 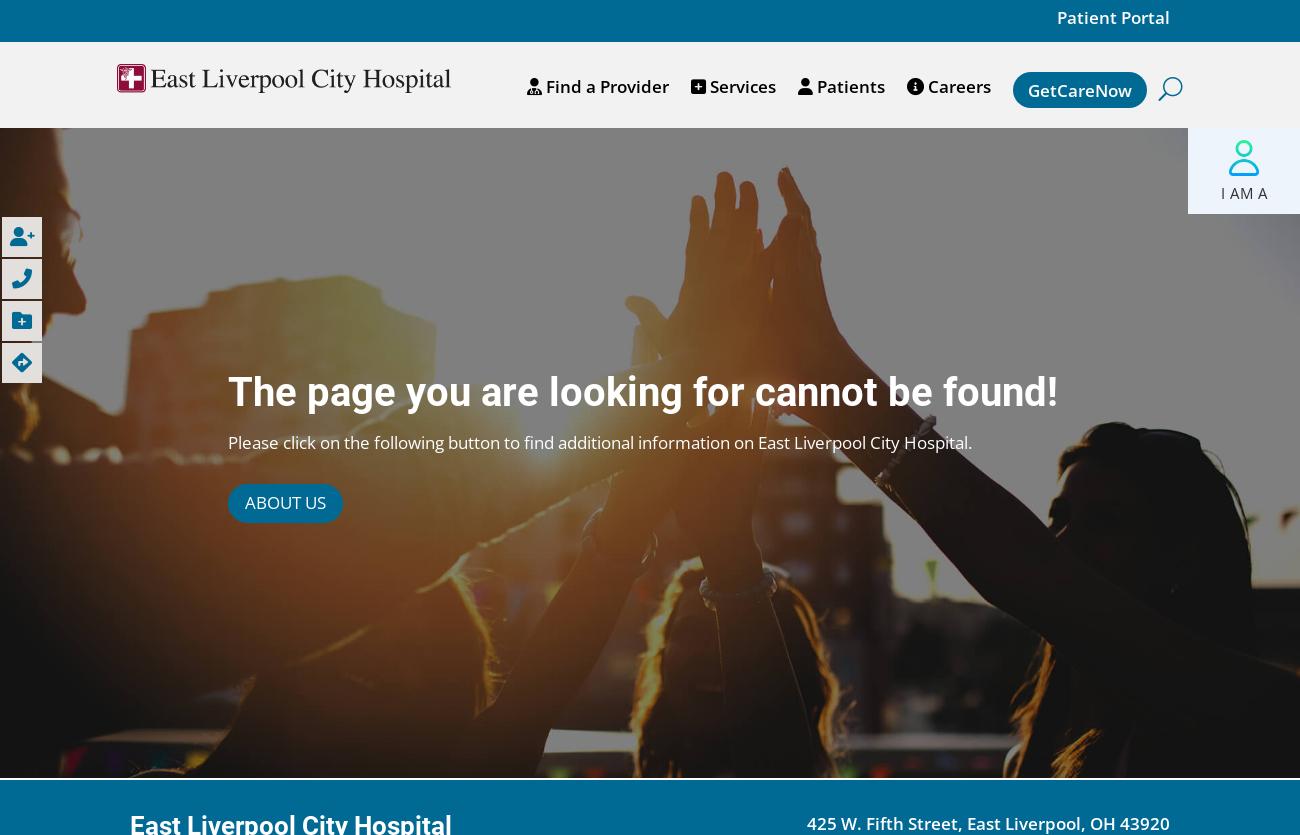 What do you see at coordinates (599, 440) in the screenshot?
I see `'Please click on the following button to find additional information on East Liverpool City Hospital.'` at bounding box center [599, 440].